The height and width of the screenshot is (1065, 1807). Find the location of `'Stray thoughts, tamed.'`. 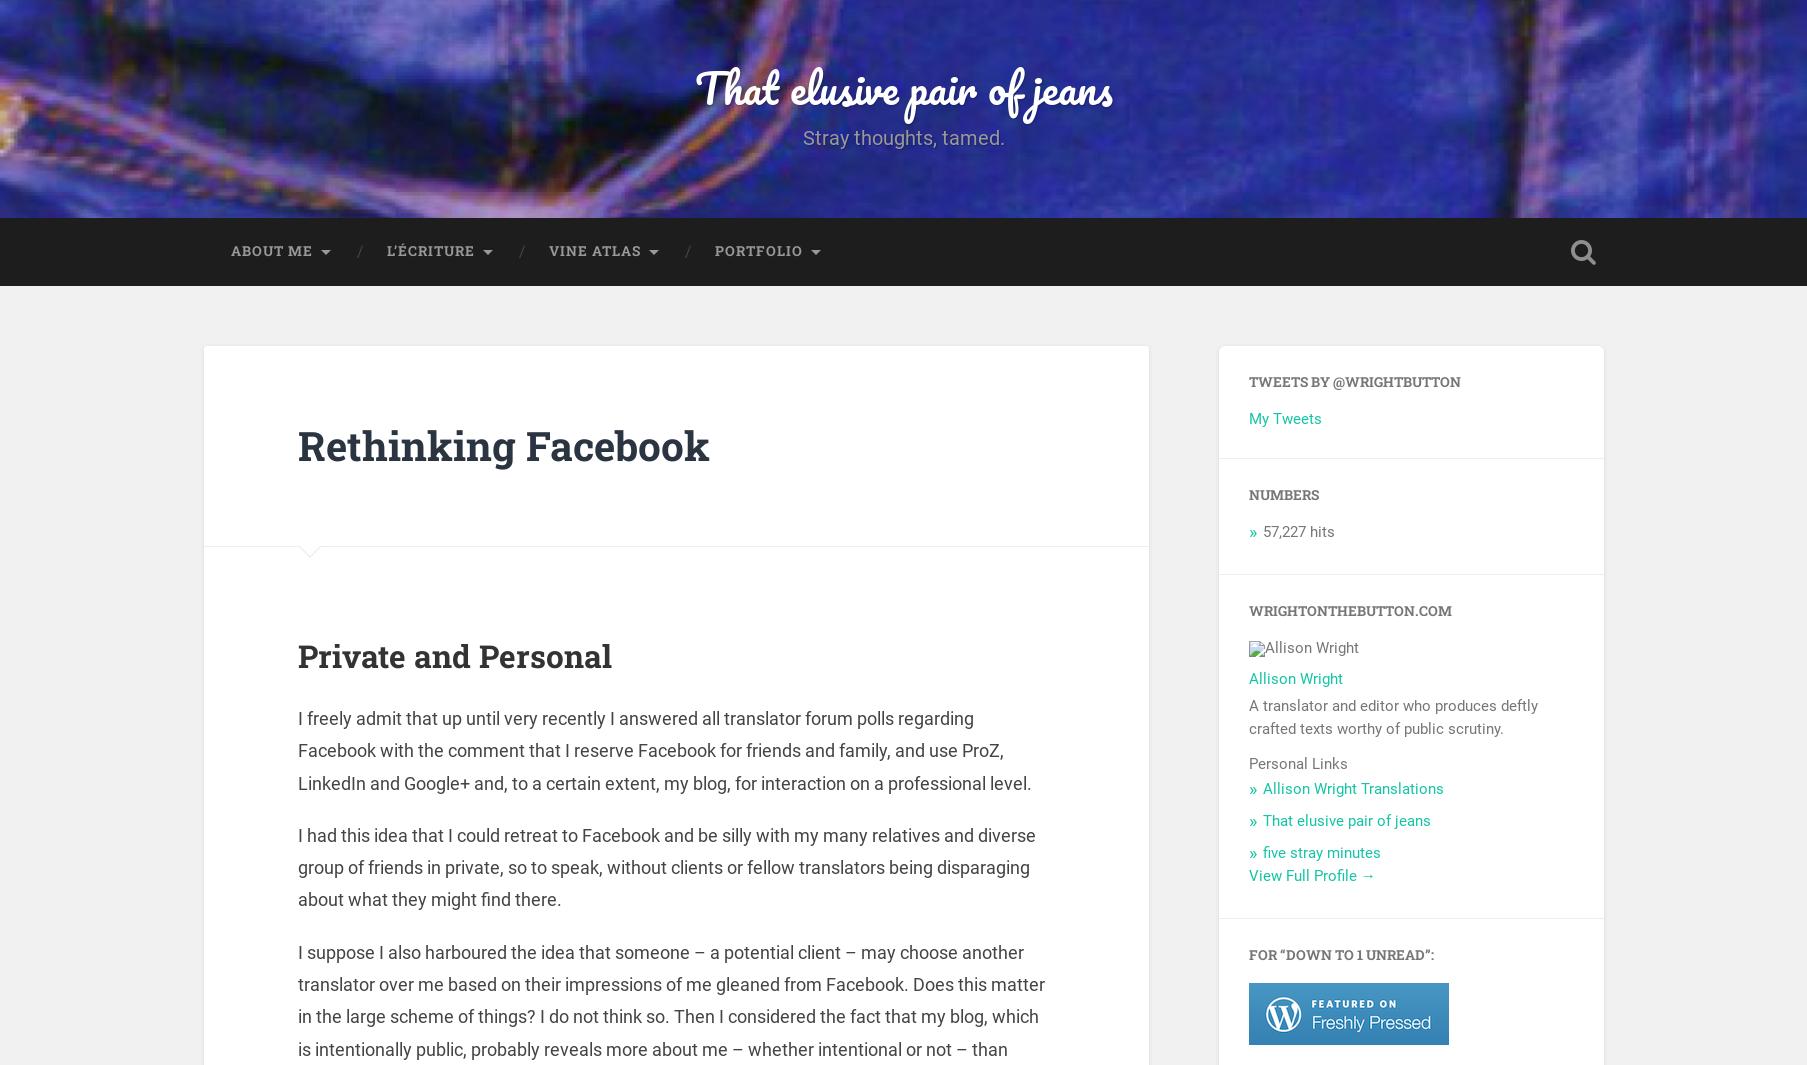

'Stray thoughts, tamed.' is located at coordinates (902, 139).